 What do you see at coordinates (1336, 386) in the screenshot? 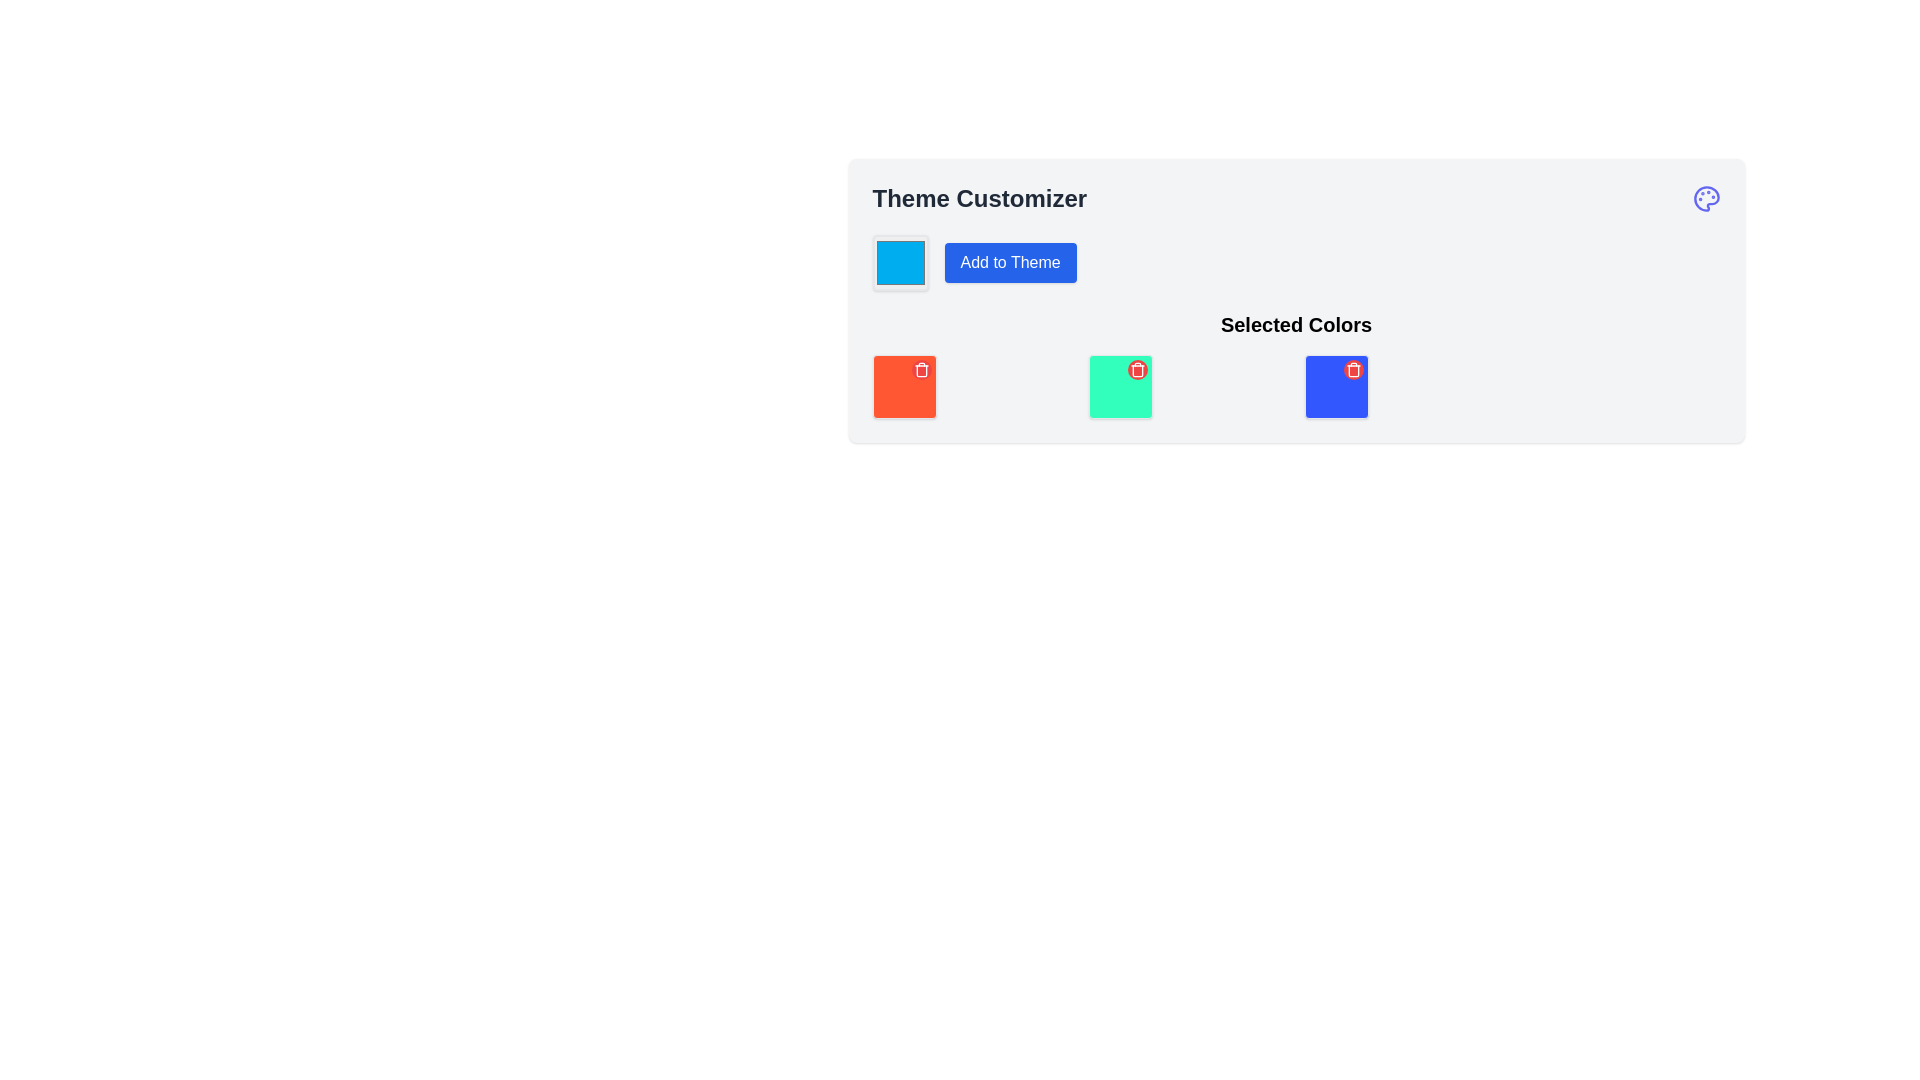
I see `the delete icon on the blue color tile located in the top right corner of the 'Selected Colors' grid` at bounding box center [1336, 386].